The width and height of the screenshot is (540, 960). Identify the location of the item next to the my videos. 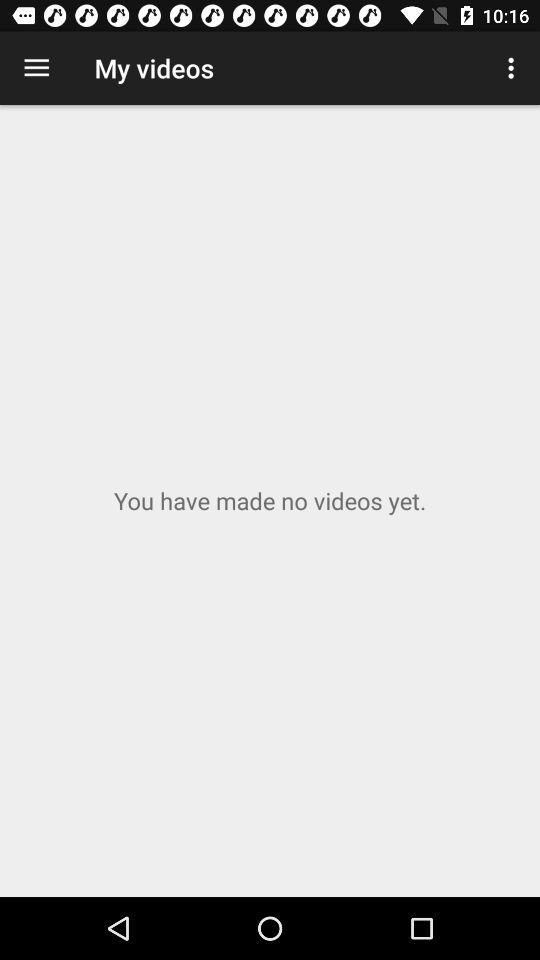
(36, 68).